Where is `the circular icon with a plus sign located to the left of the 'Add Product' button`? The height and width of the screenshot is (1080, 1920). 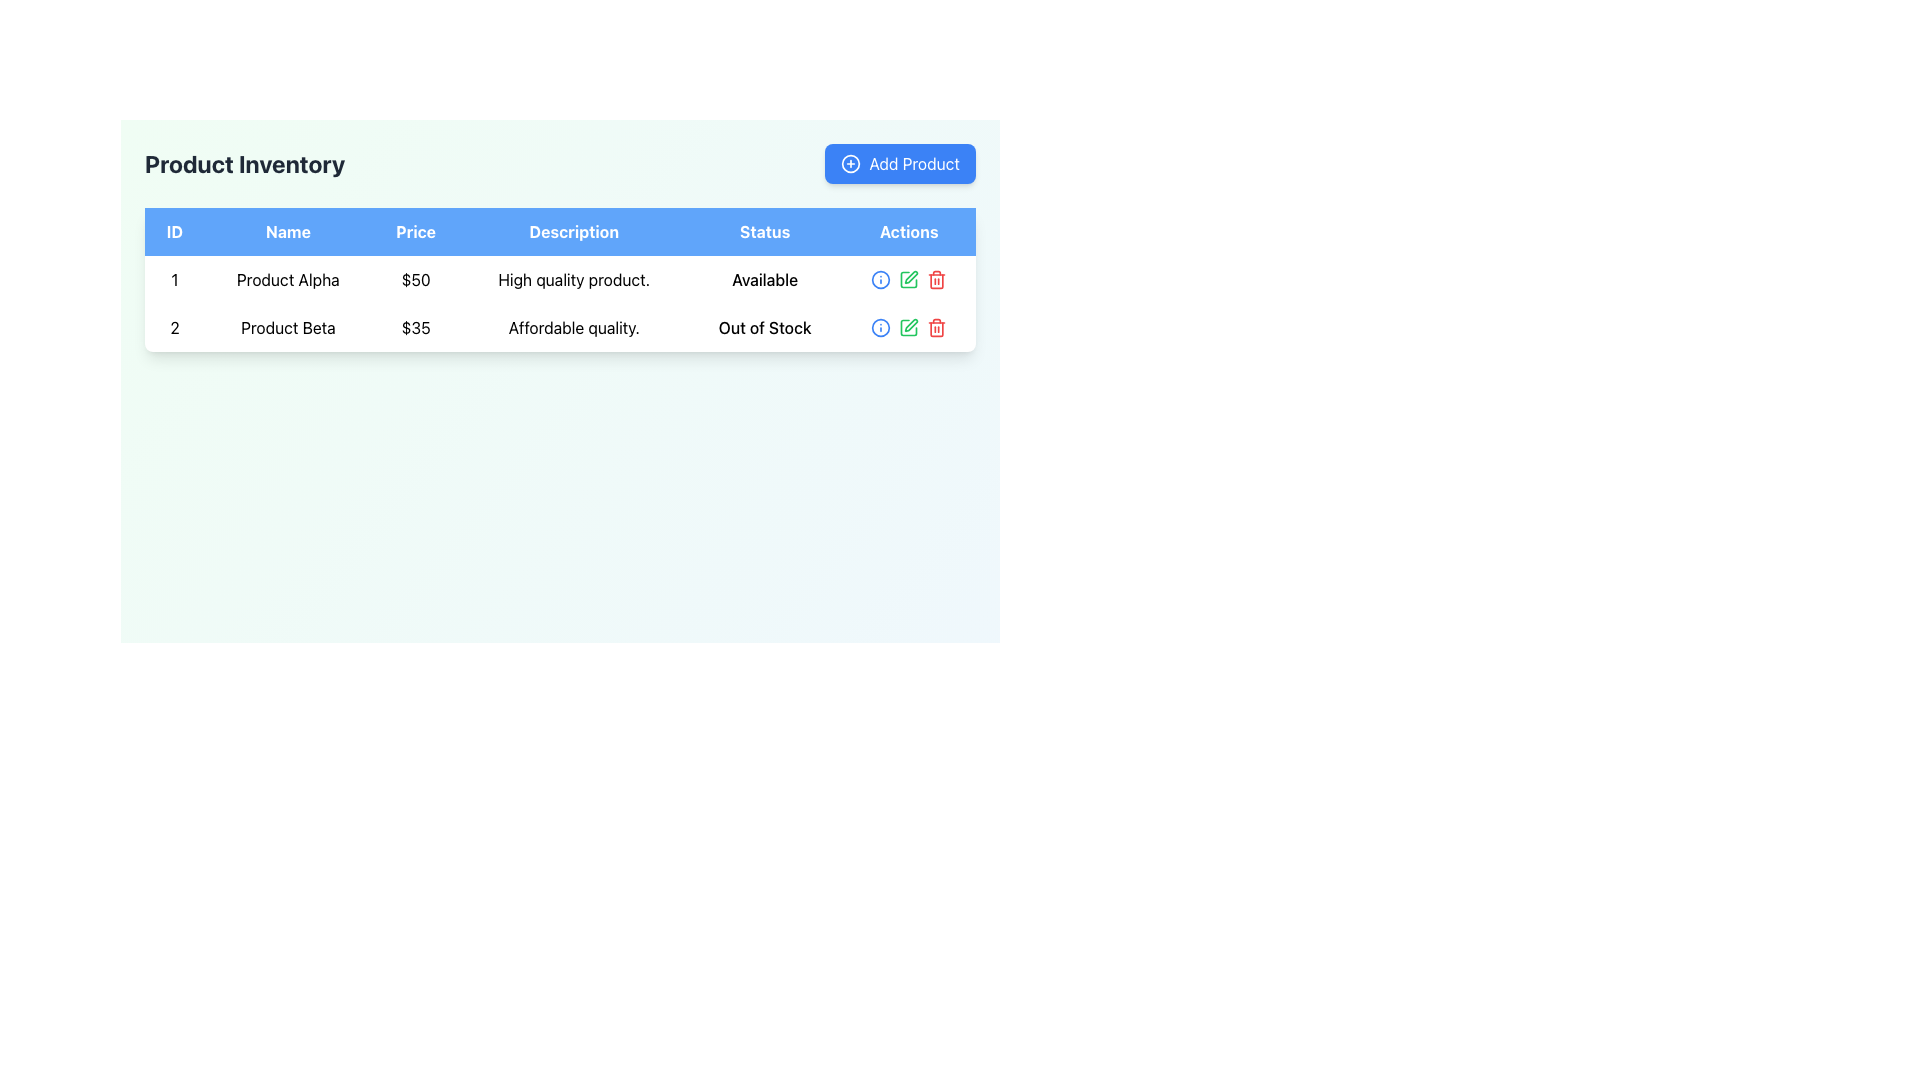
the circular icon with a plus sign located to the left of the 'Add Product' button is located at coordinates (851, 163).